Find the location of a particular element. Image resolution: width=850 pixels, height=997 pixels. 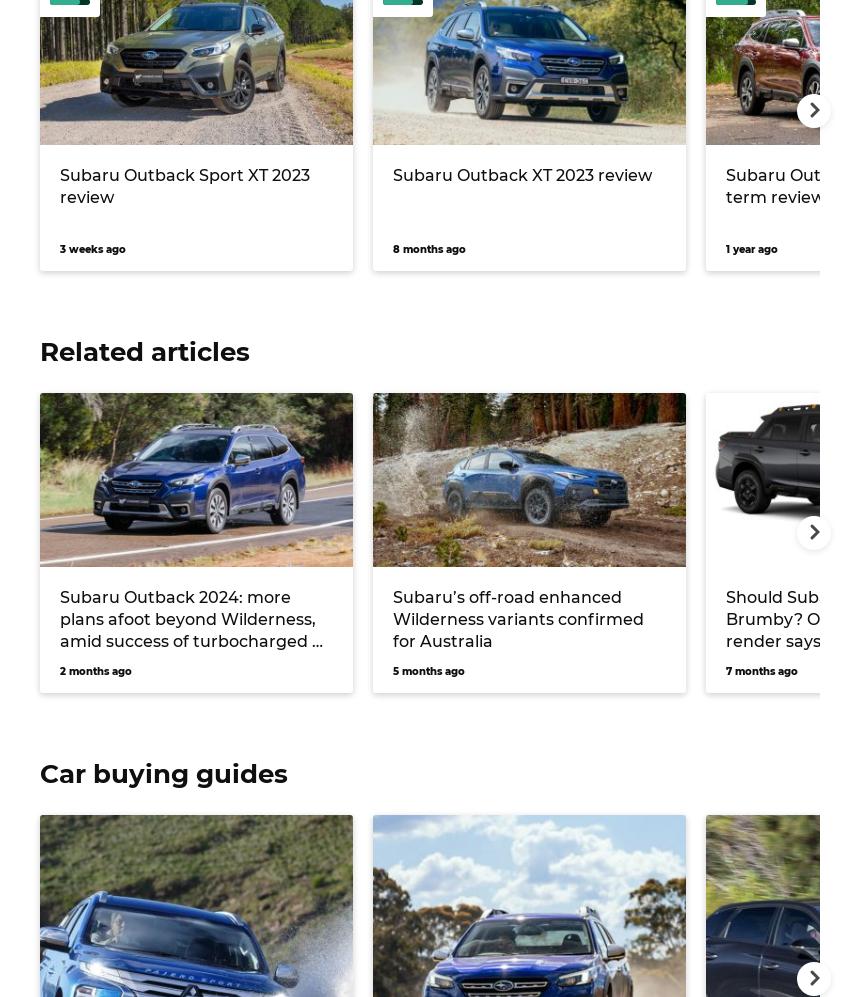

'Subaru Outback XT 2023 review' is located at coordinates (521, 173).